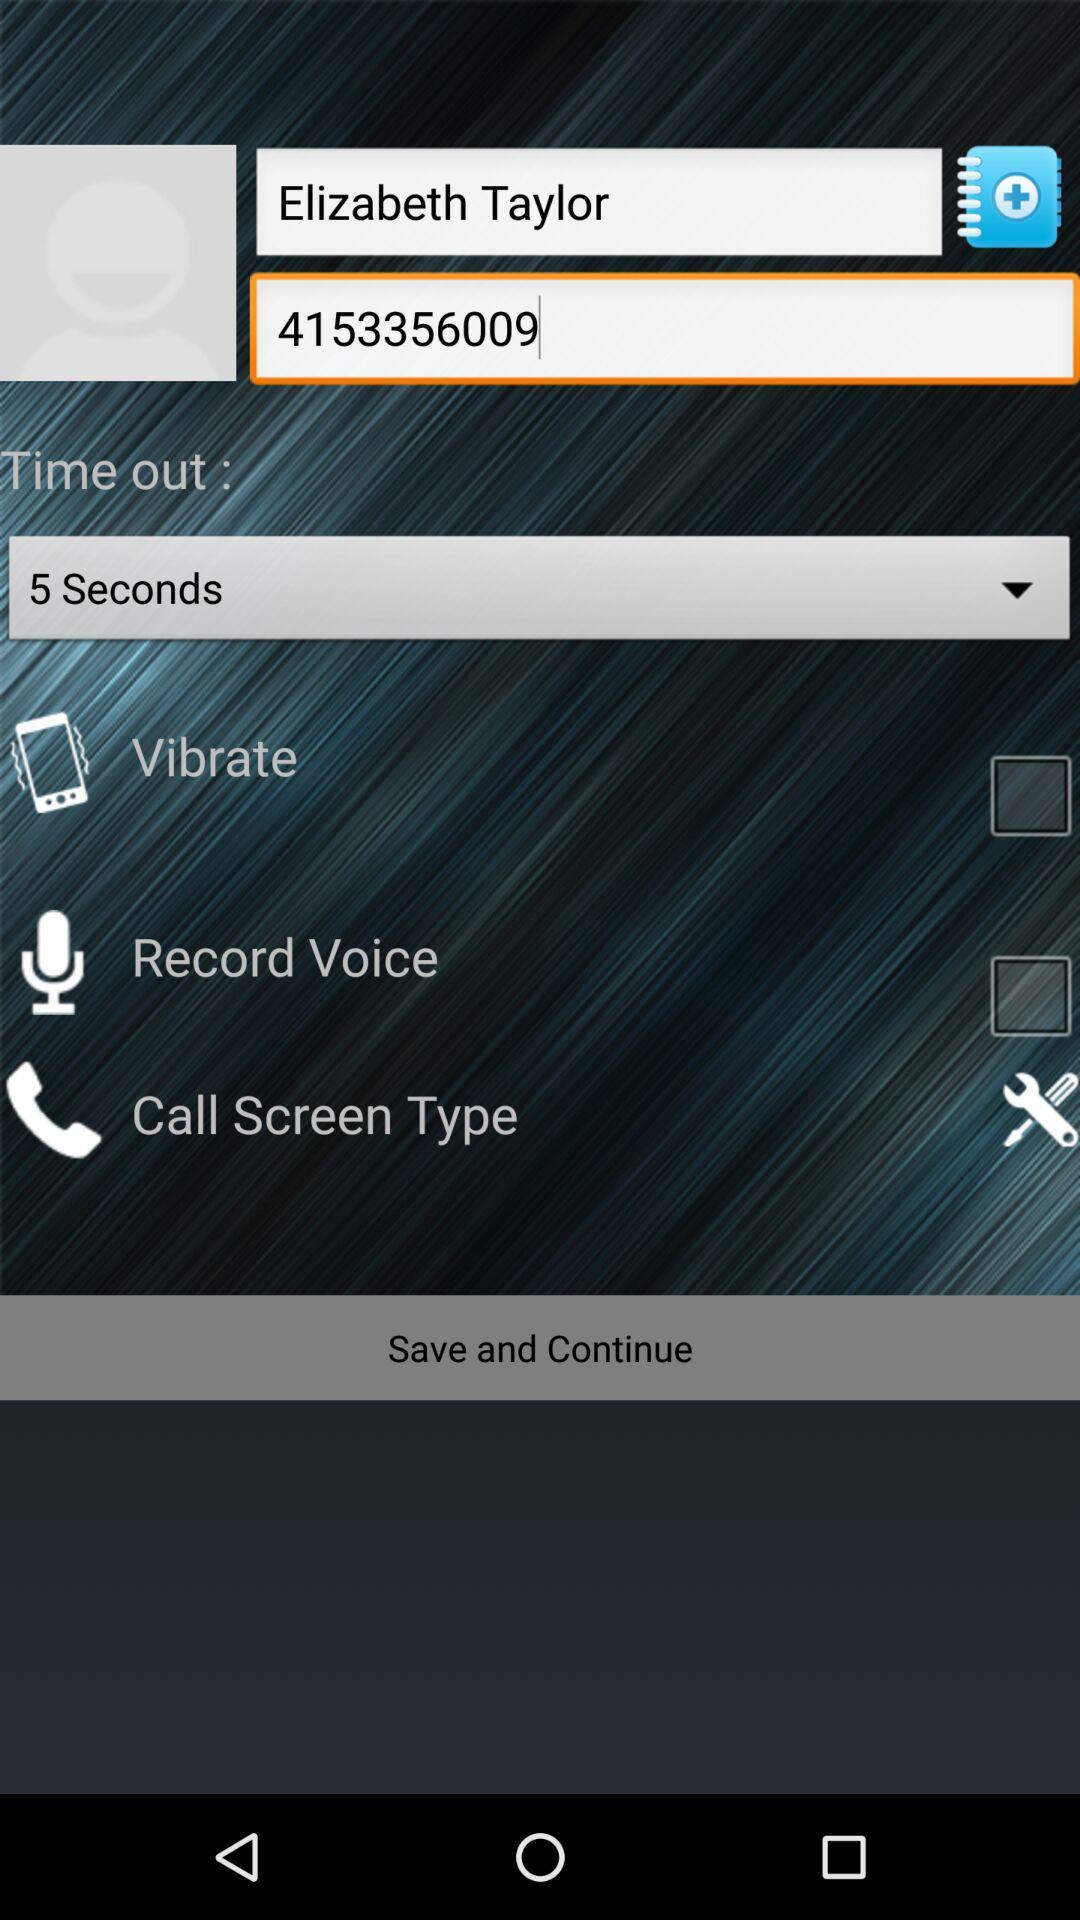  I want to click on enable record voice option, so click(1030, 994).